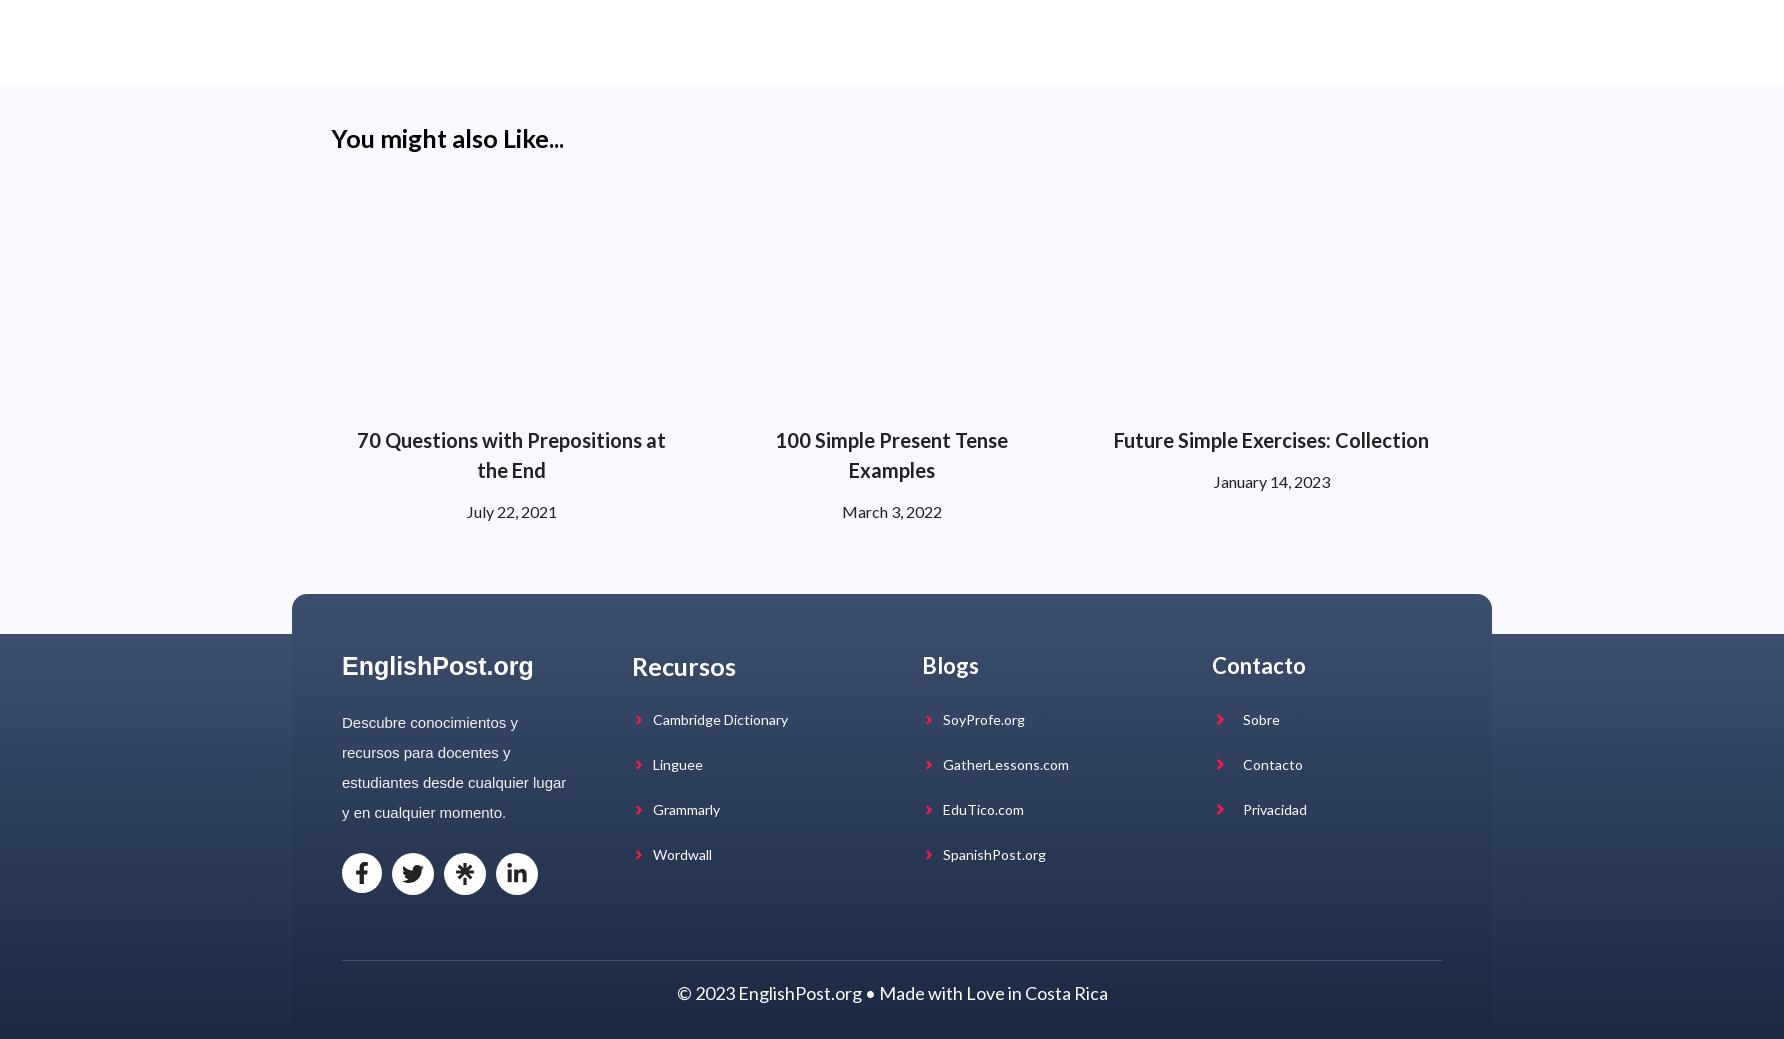  I want to click on '© 2023 EnglishPost.org • Made with Love in Costa Rica', so click(890, 992).